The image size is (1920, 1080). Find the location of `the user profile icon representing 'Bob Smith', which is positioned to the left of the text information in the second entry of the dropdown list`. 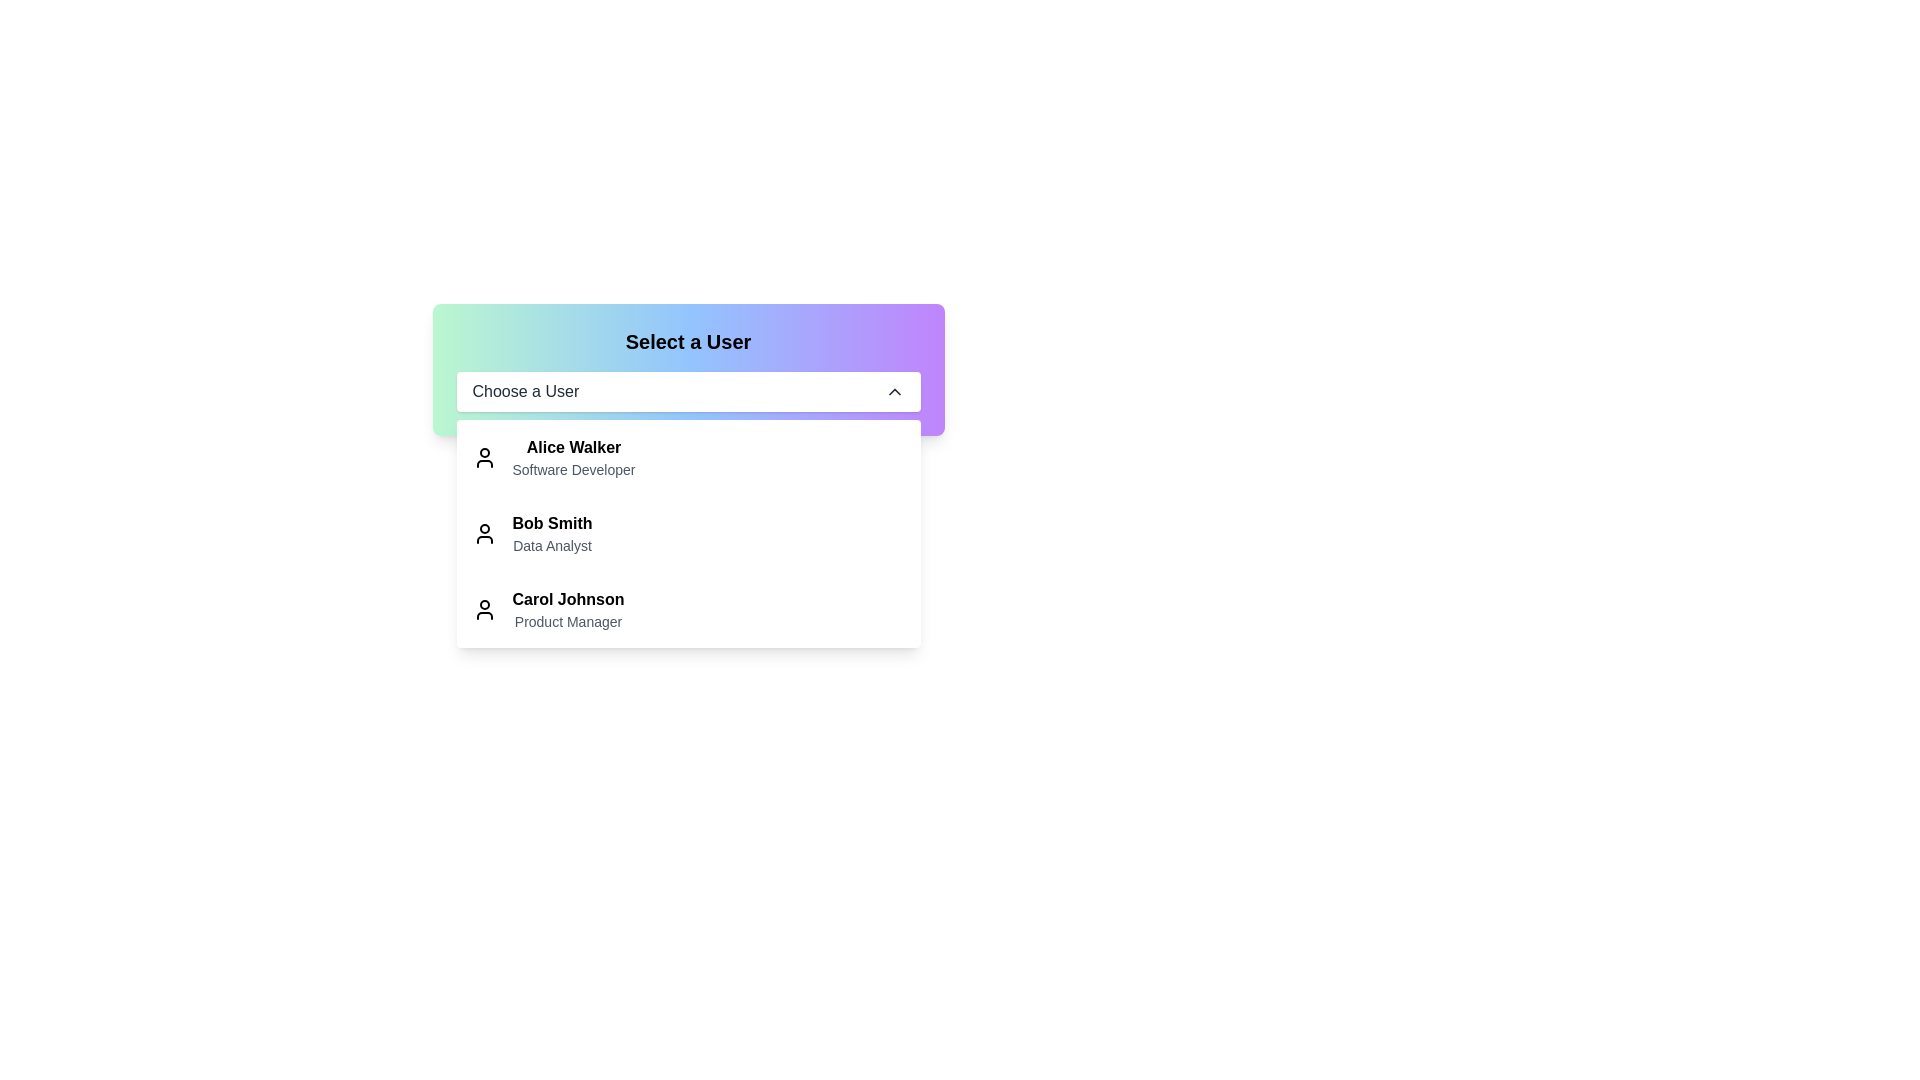

the user profile icon representing 'Bob Smith', which is positioned to the left of the text information in the second entry of the dropdown list is located at coordinates (484, 532).